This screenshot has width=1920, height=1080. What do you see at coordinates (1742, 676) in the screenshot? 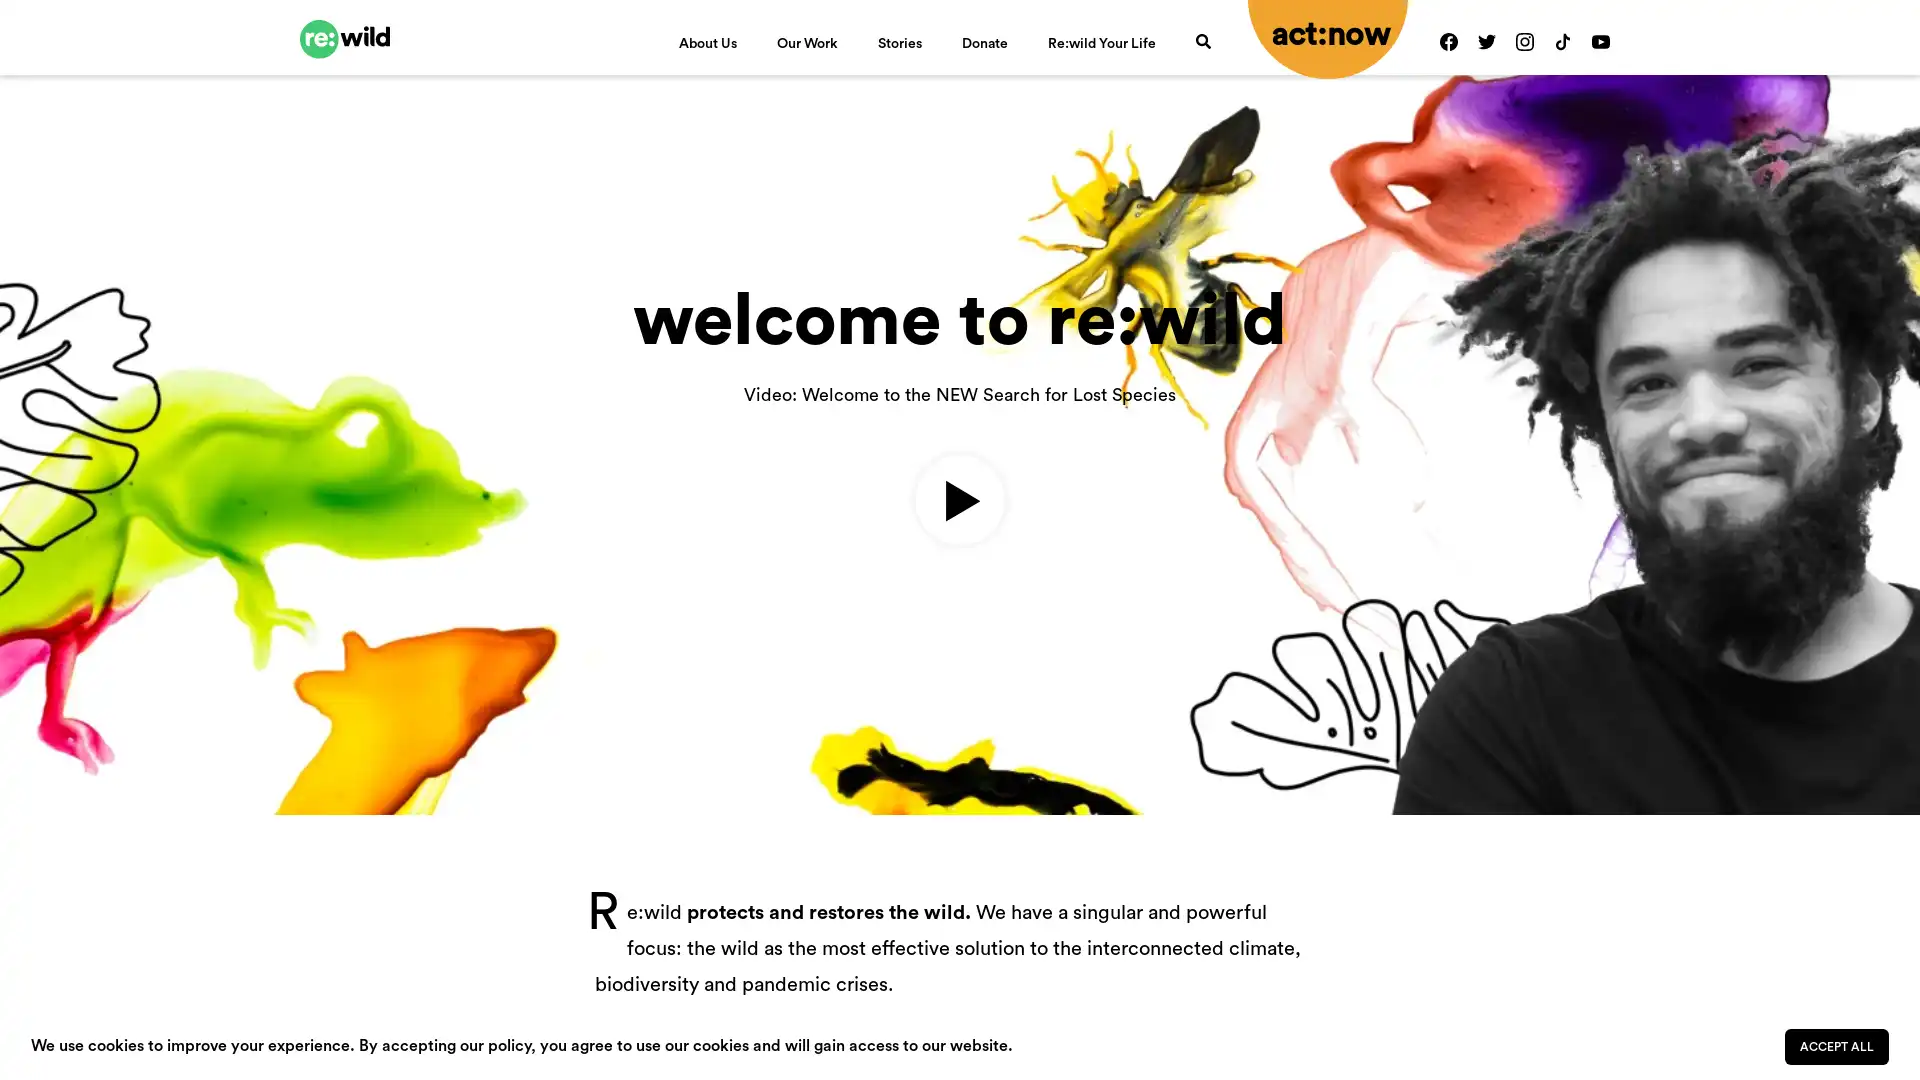
I see `mute` at bounding box center [1742, 676].